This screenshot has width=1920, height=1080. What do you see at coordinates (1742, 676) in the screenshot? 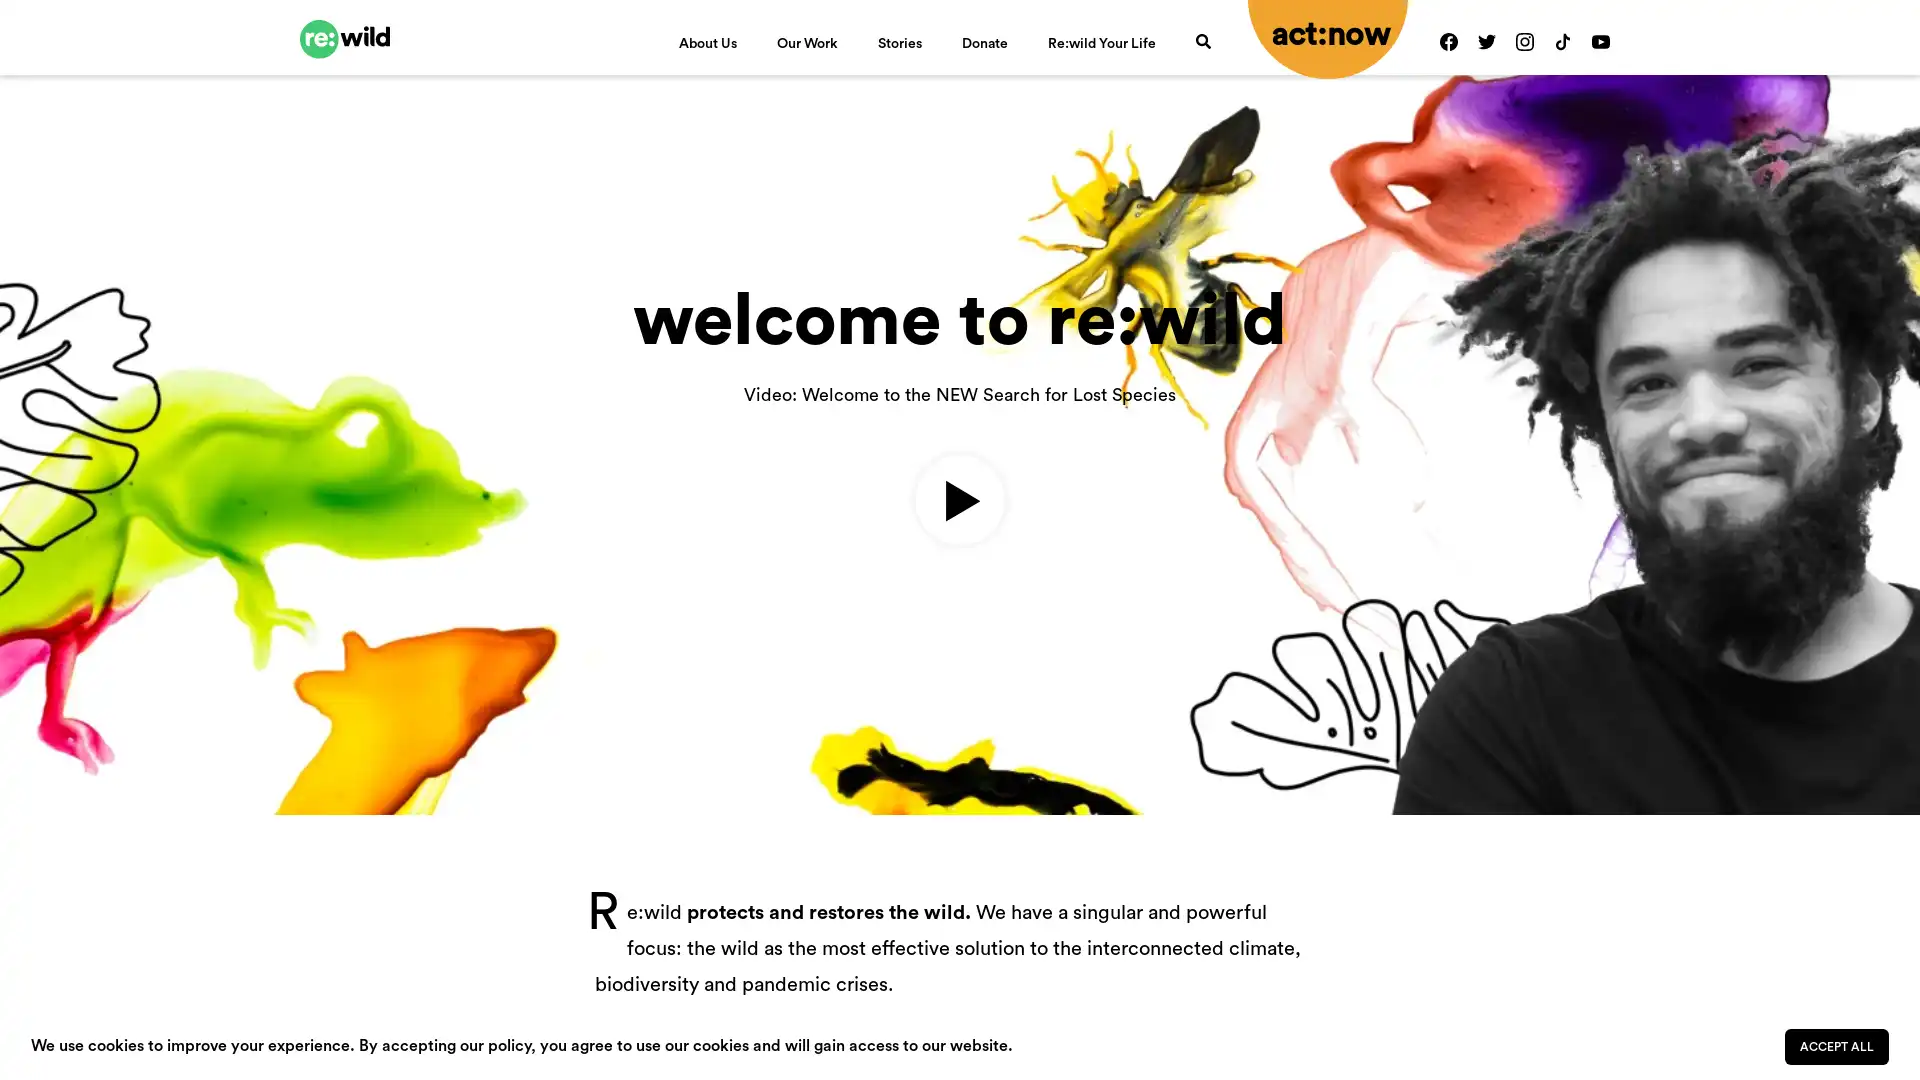
I see `mute` at bounding box center [1742, 676].